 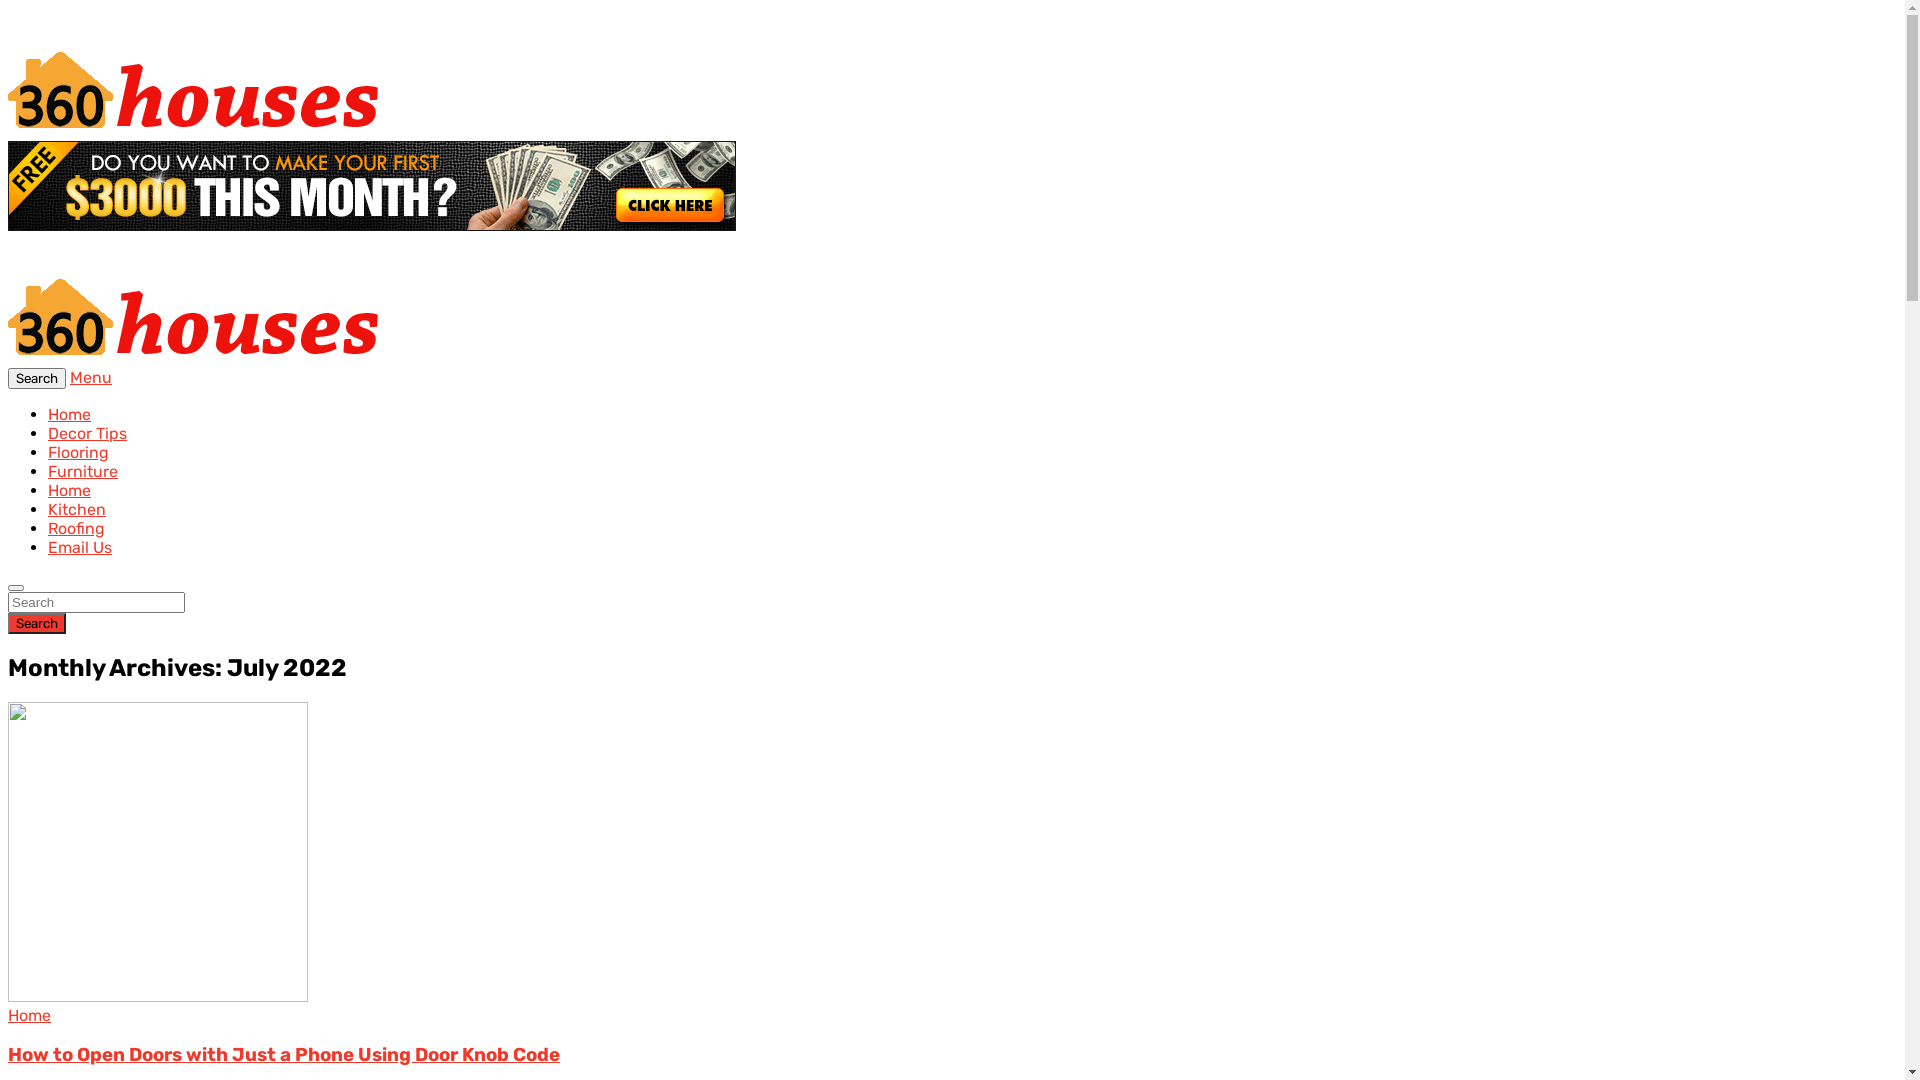 What do you see at coordinates (282, 1054) in the screenshot?
I see `'How to Open Doors with Just a Phone Using Door Knob Code'` at bounding box center [282, 1054].